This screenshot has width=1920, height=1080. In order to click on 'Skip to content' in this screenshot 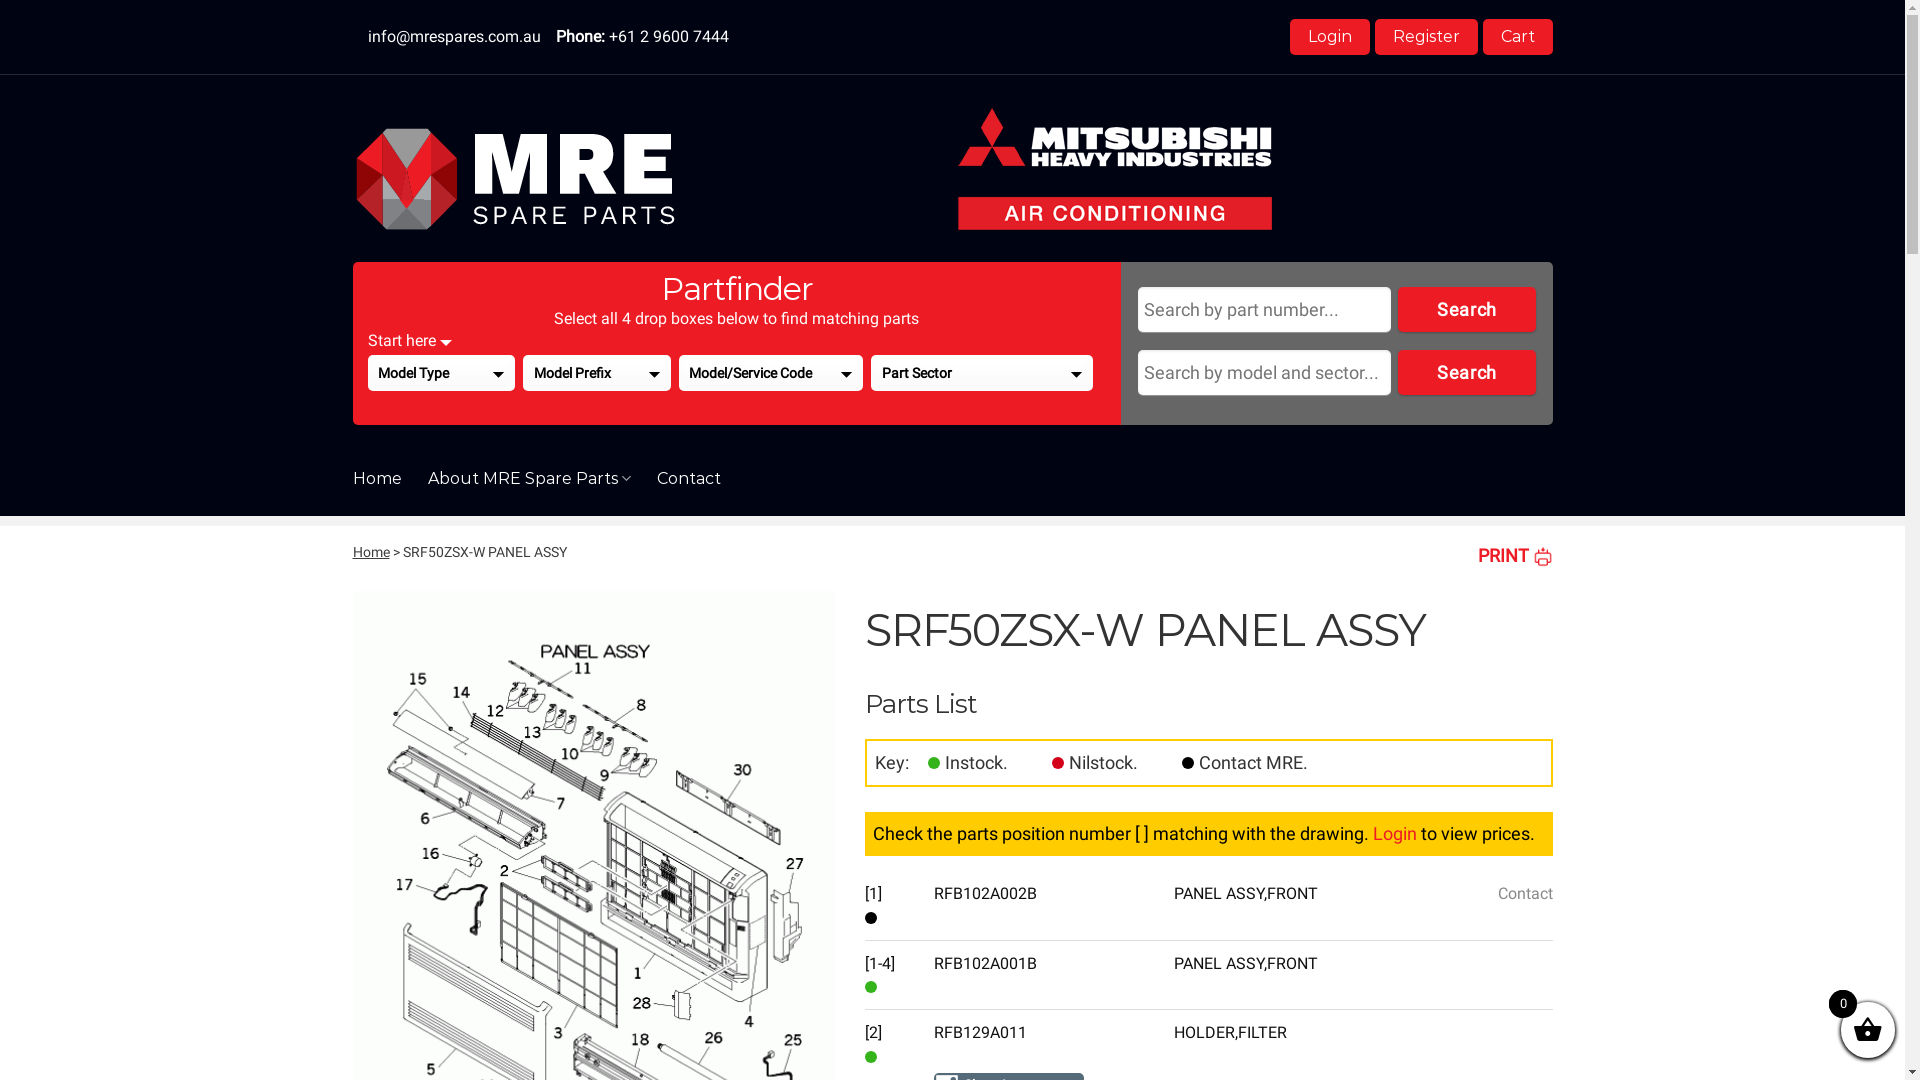, I will do `click(0, 0)`.